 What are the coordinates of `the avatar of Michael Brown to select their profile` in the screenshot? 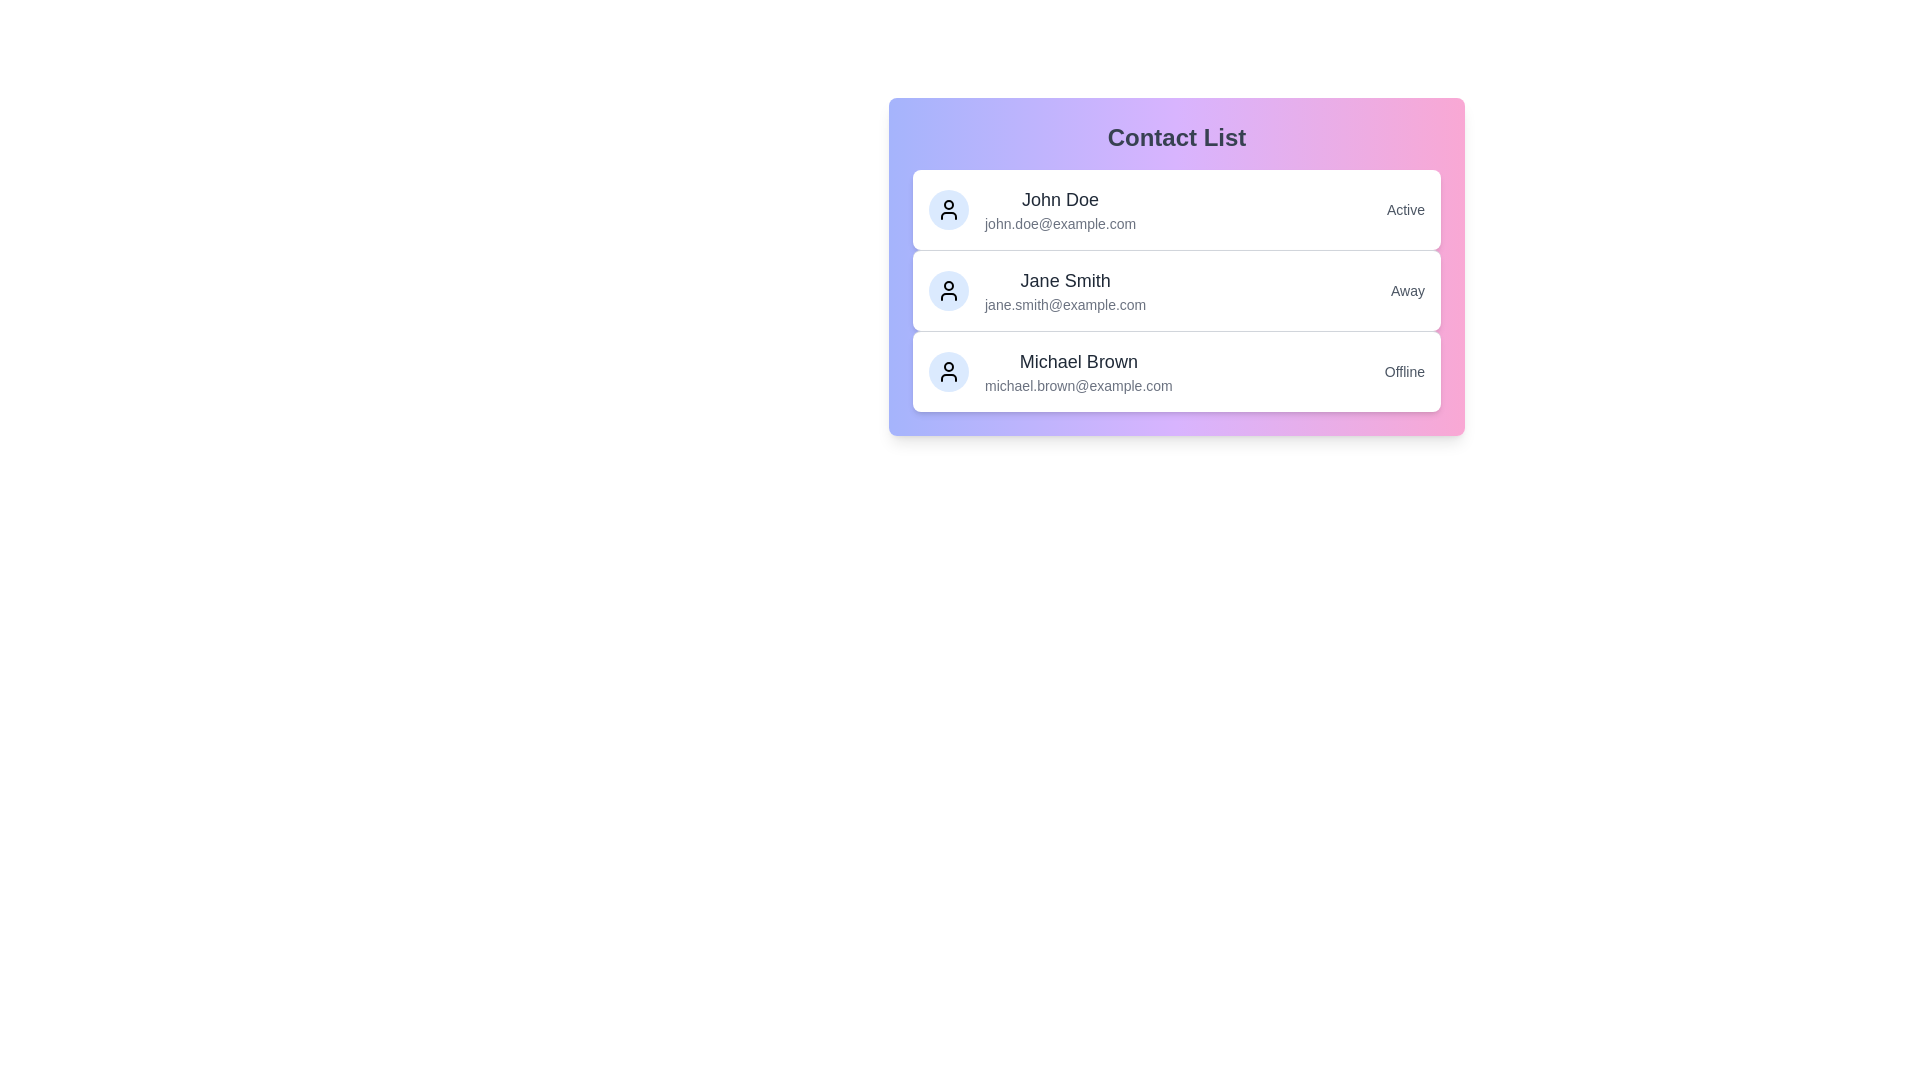 It's located at (948, 371).